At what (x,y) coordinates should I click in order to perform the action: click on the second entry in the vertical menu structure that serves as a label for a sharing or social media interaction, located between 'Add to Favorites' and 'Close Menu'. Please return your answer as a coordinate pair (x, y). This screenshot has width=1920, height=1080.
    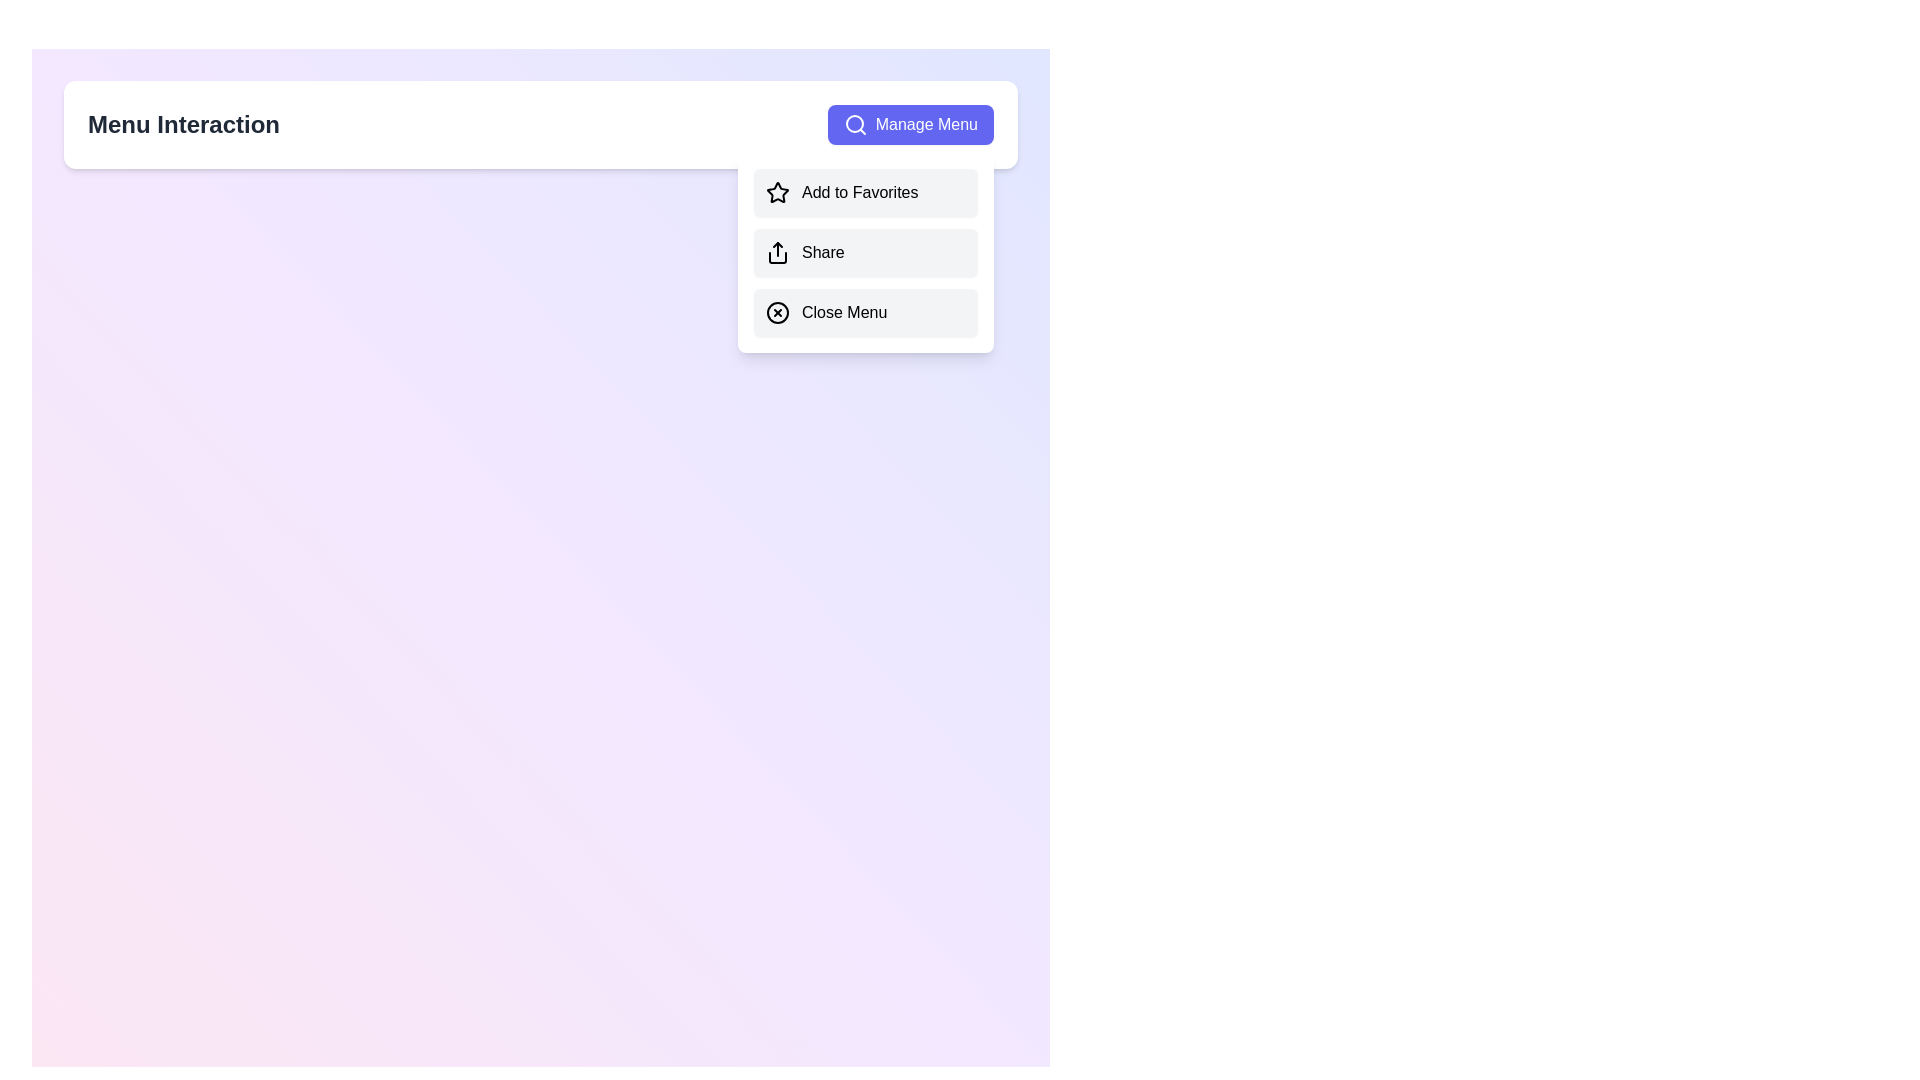
    Looking at the image, I should click on (823, 252).